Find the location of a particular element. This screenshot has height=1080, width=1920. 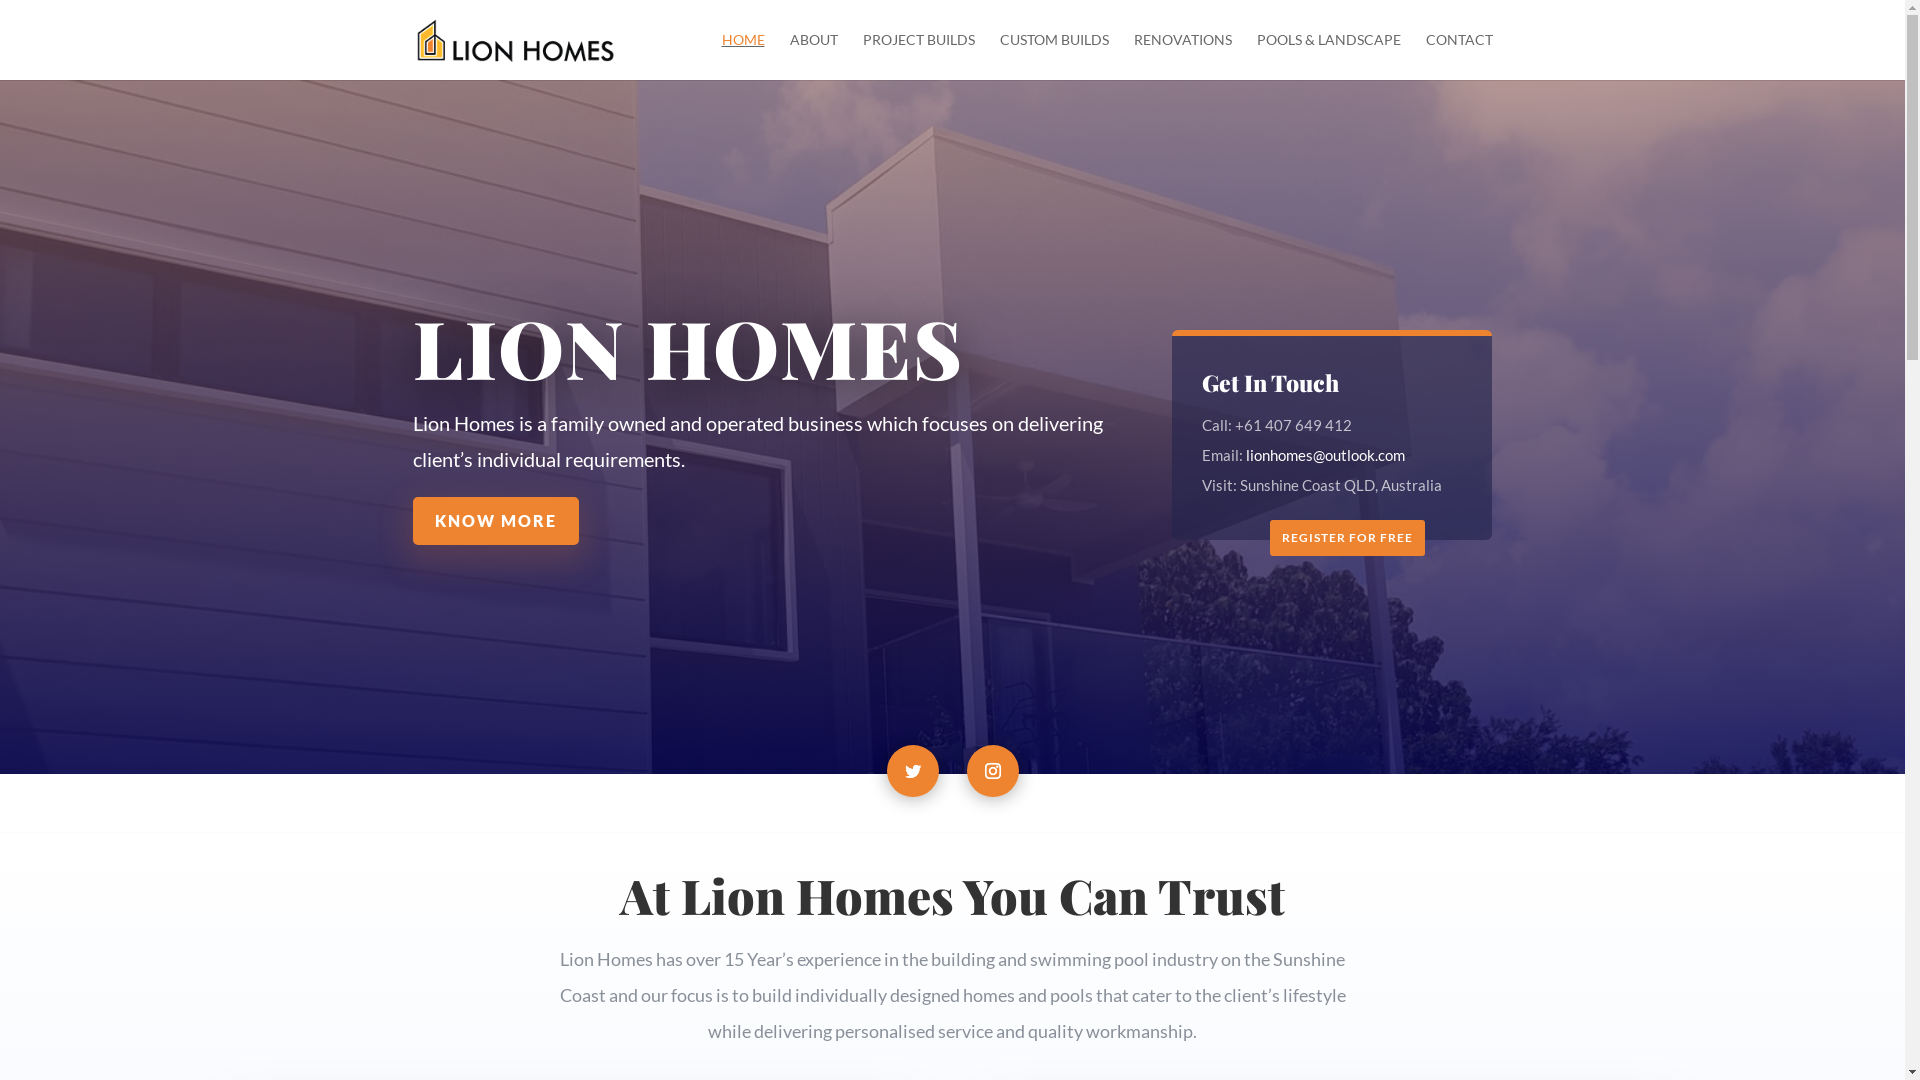

'HOME' is located at coordinates (742, 55).